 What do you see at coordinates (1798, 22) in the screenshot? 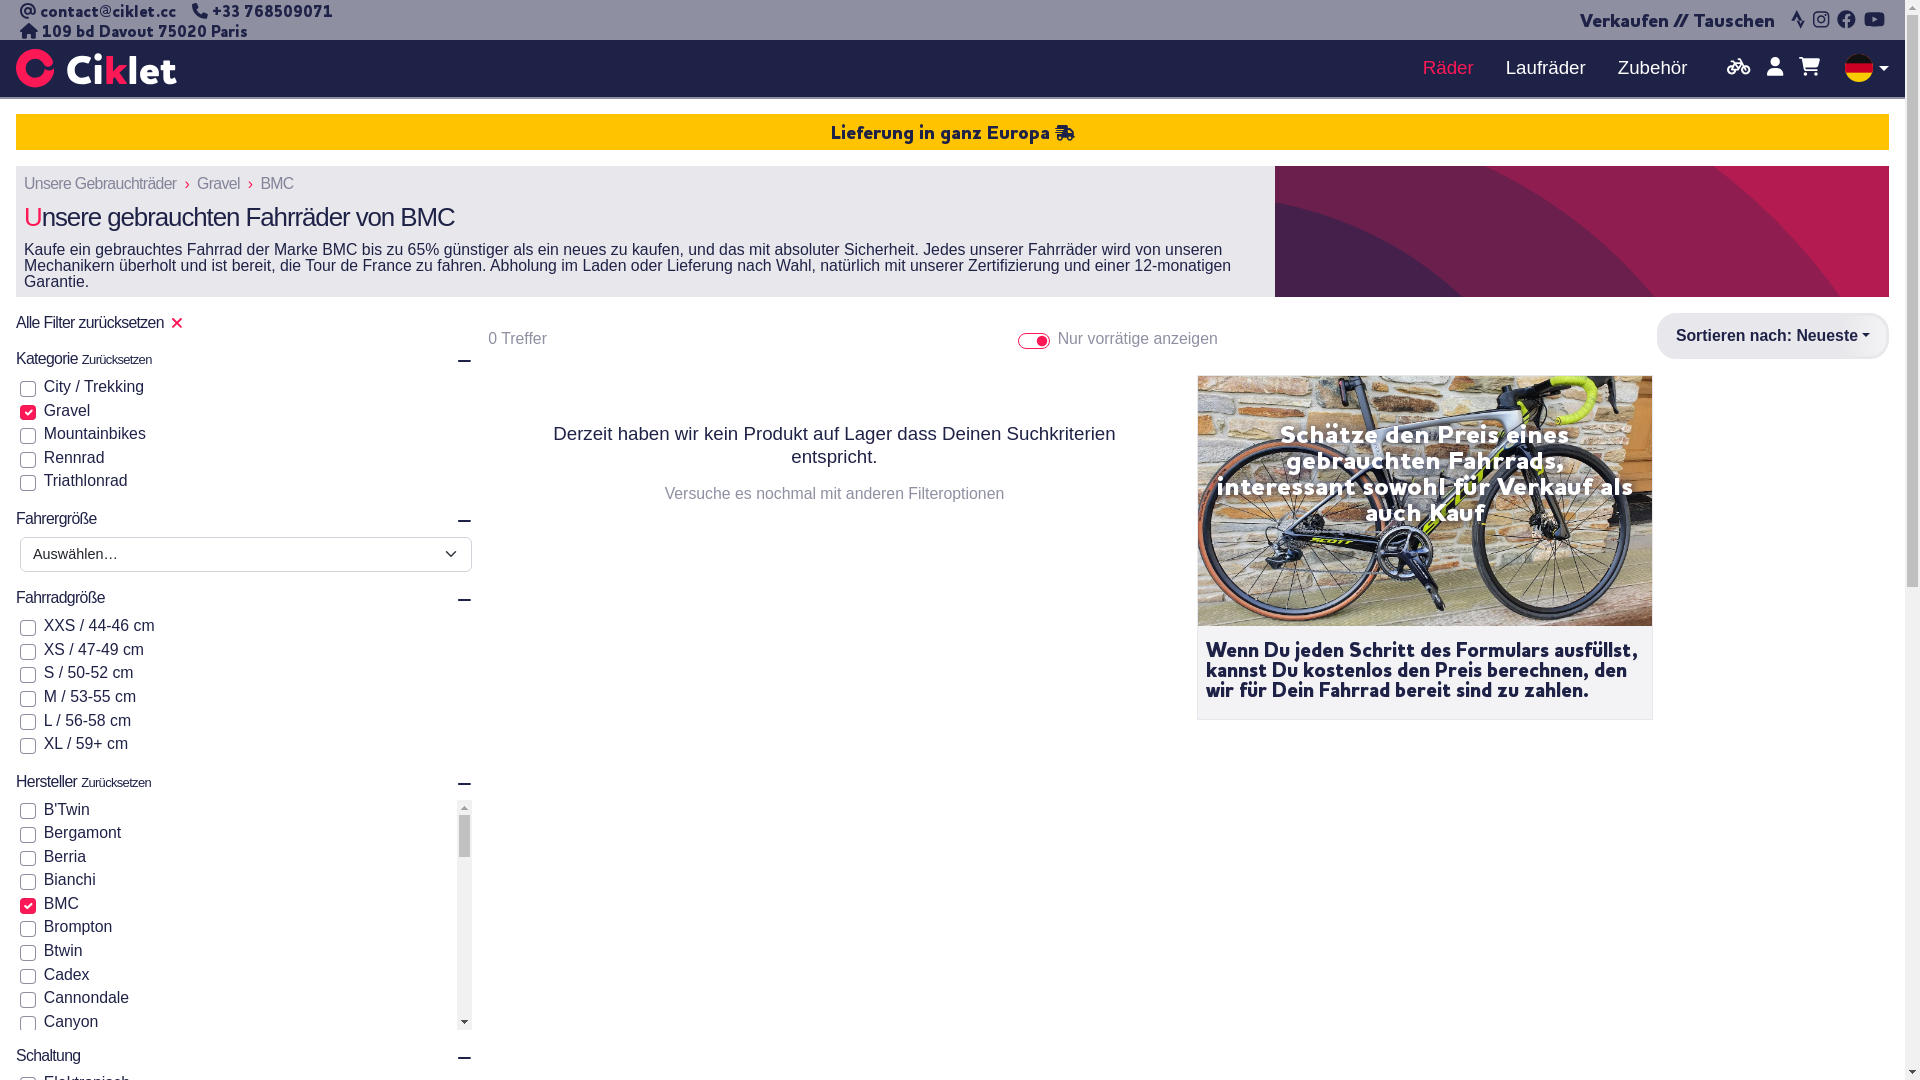
I see `'Strava'` at bounding box center [1798, 22].